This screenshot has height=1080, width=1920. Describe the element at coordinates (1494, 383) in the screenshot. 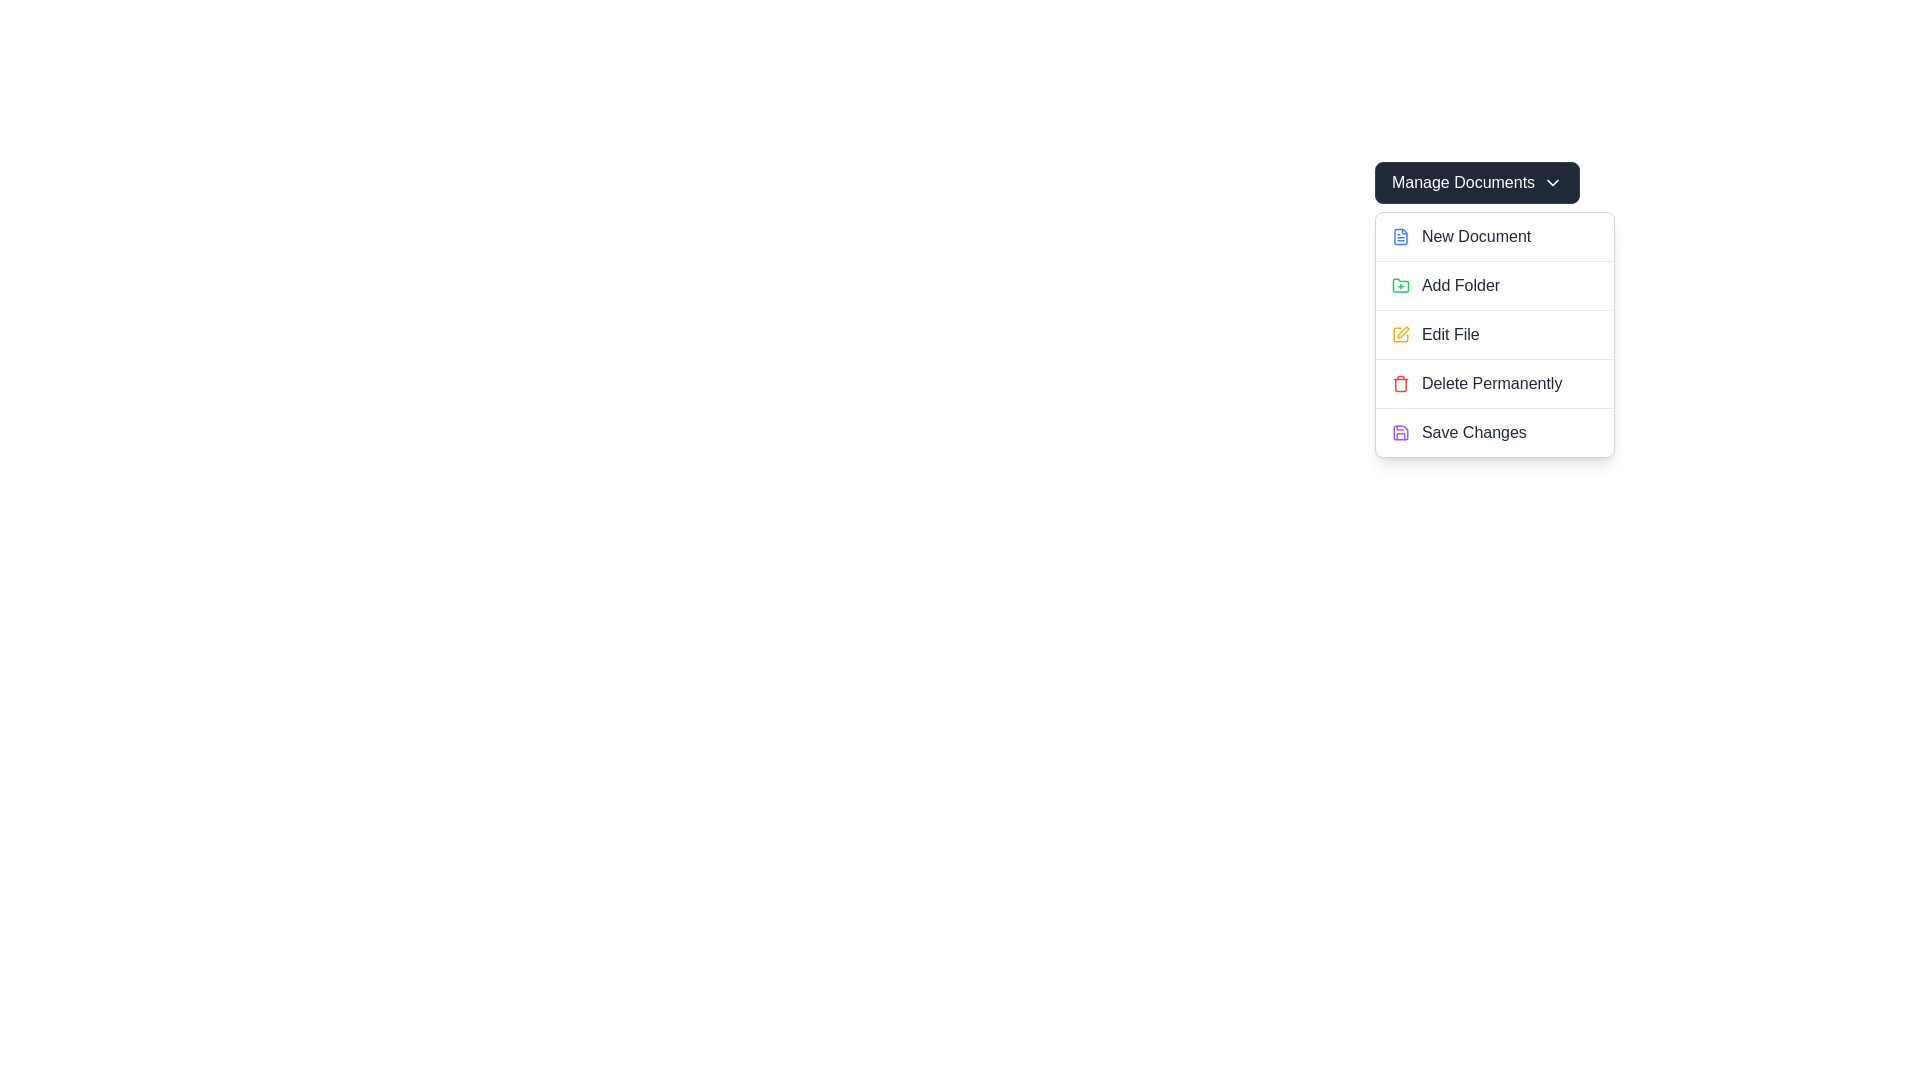

I see `the 'Delete Permanently' button, which is the fourth option in the 'Manage Documents' dropdown list` at that location.